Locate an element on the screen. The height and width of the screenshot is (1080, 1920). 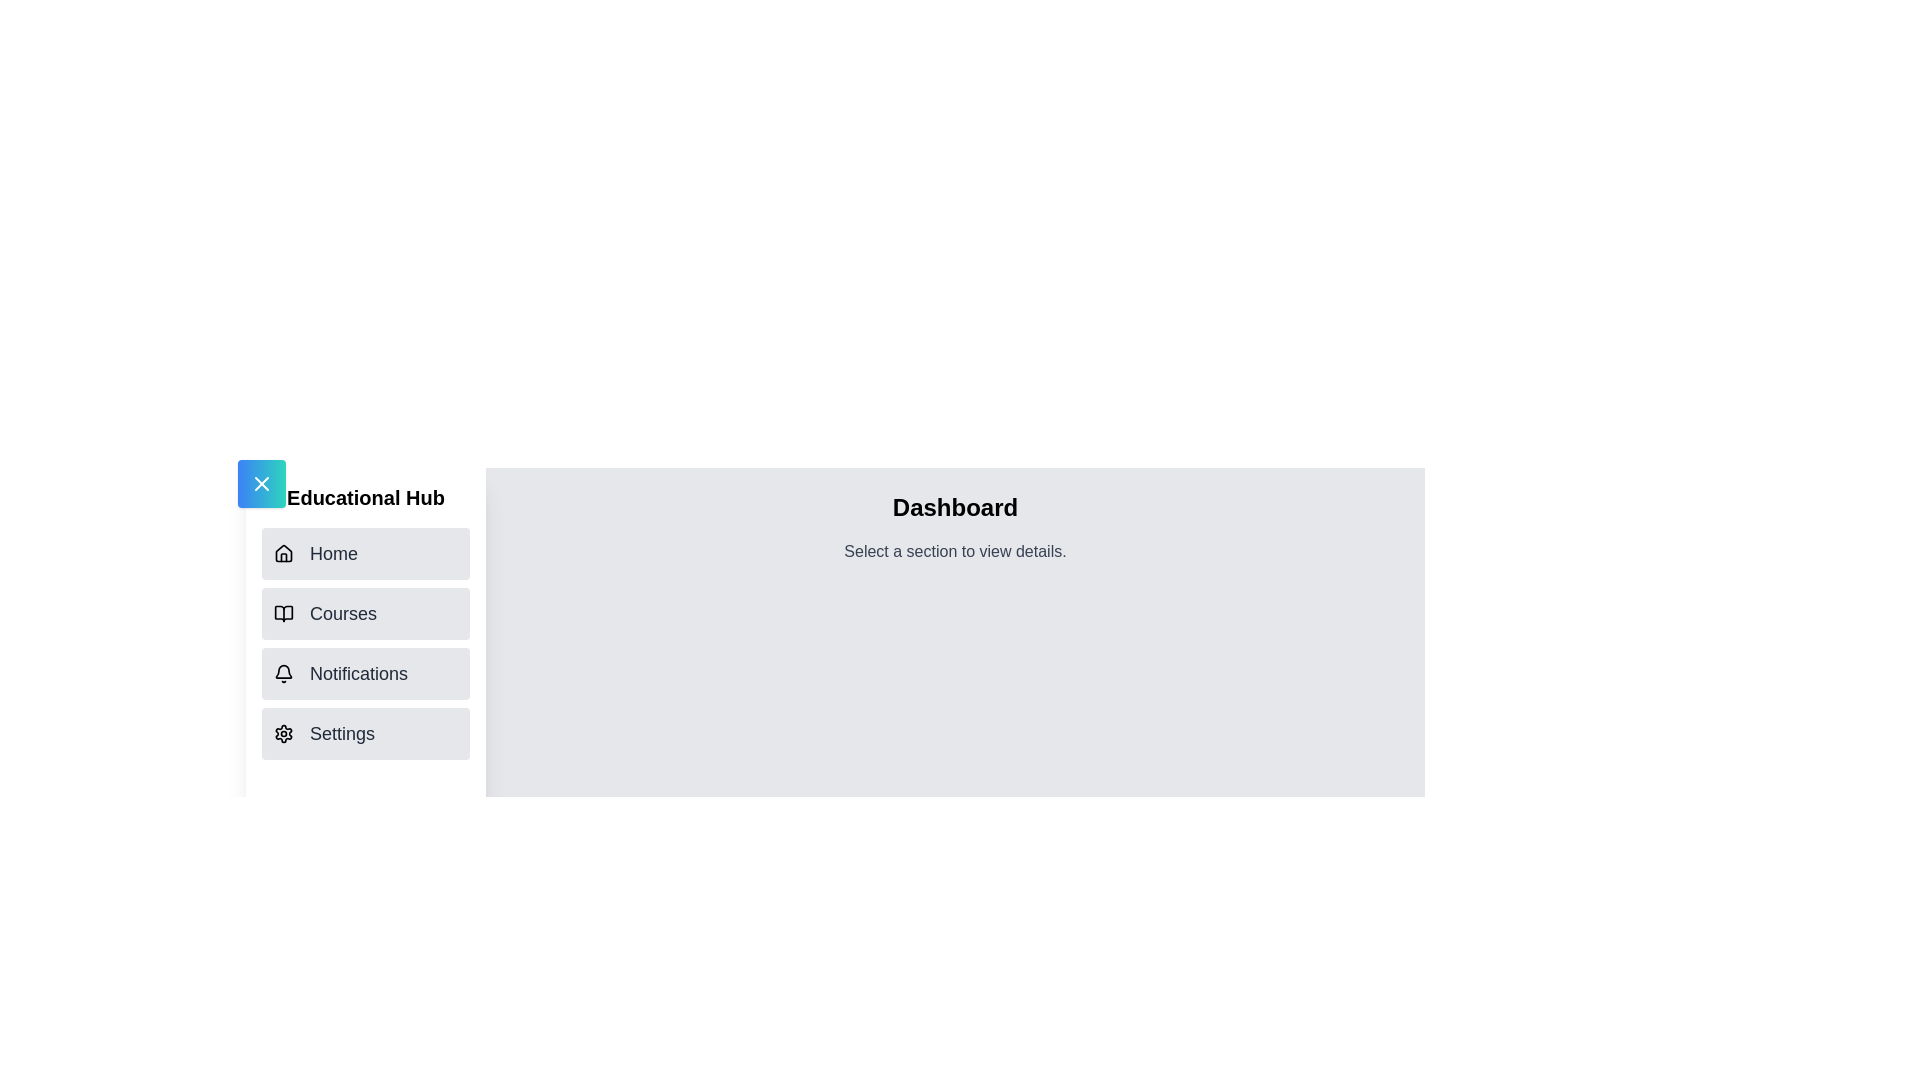
the section Courses from the navigation list is located at coordinates (365, 612).